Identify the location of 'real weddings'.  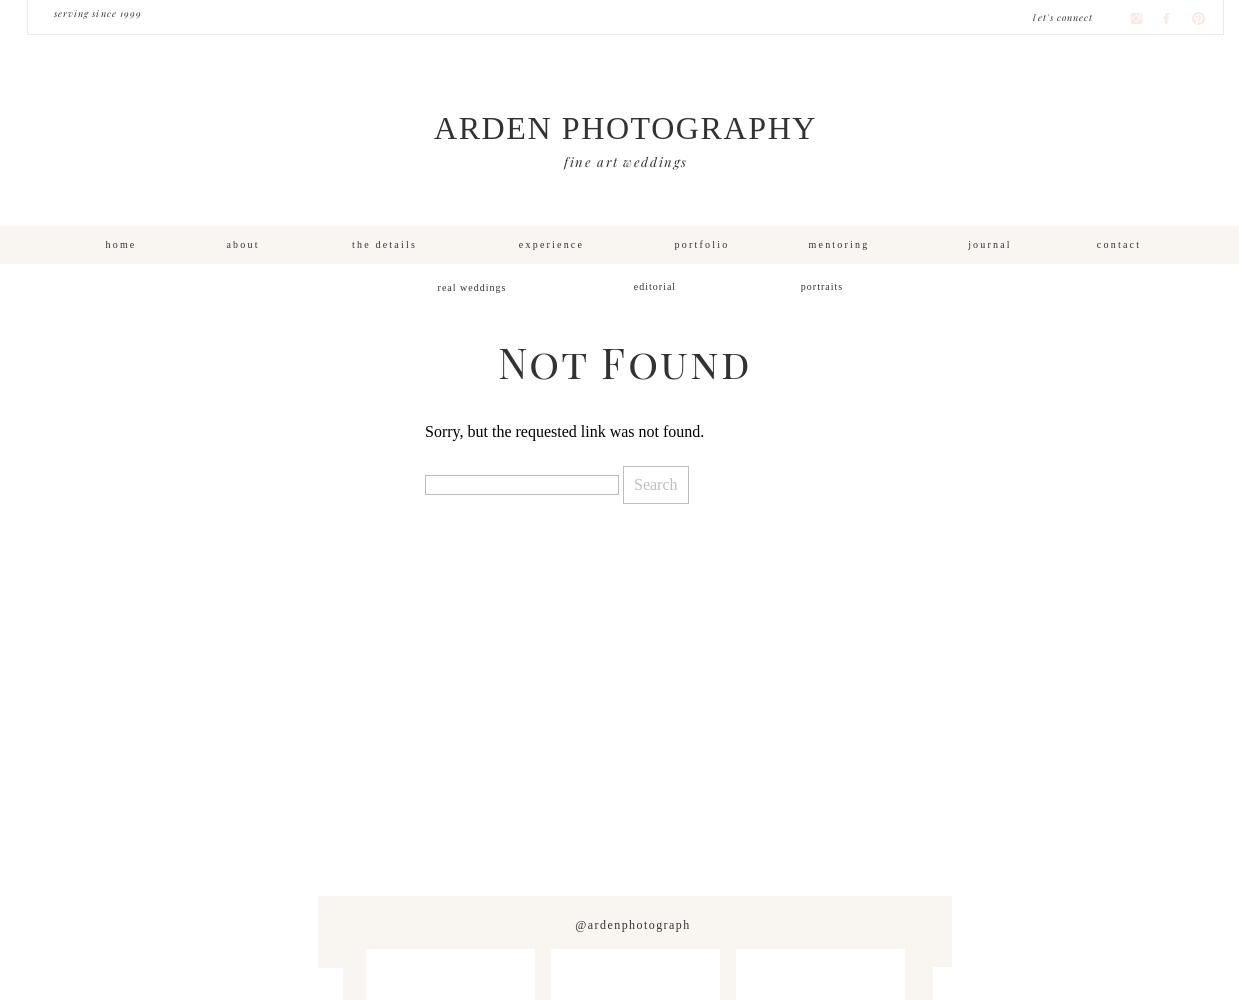
(470, 287).